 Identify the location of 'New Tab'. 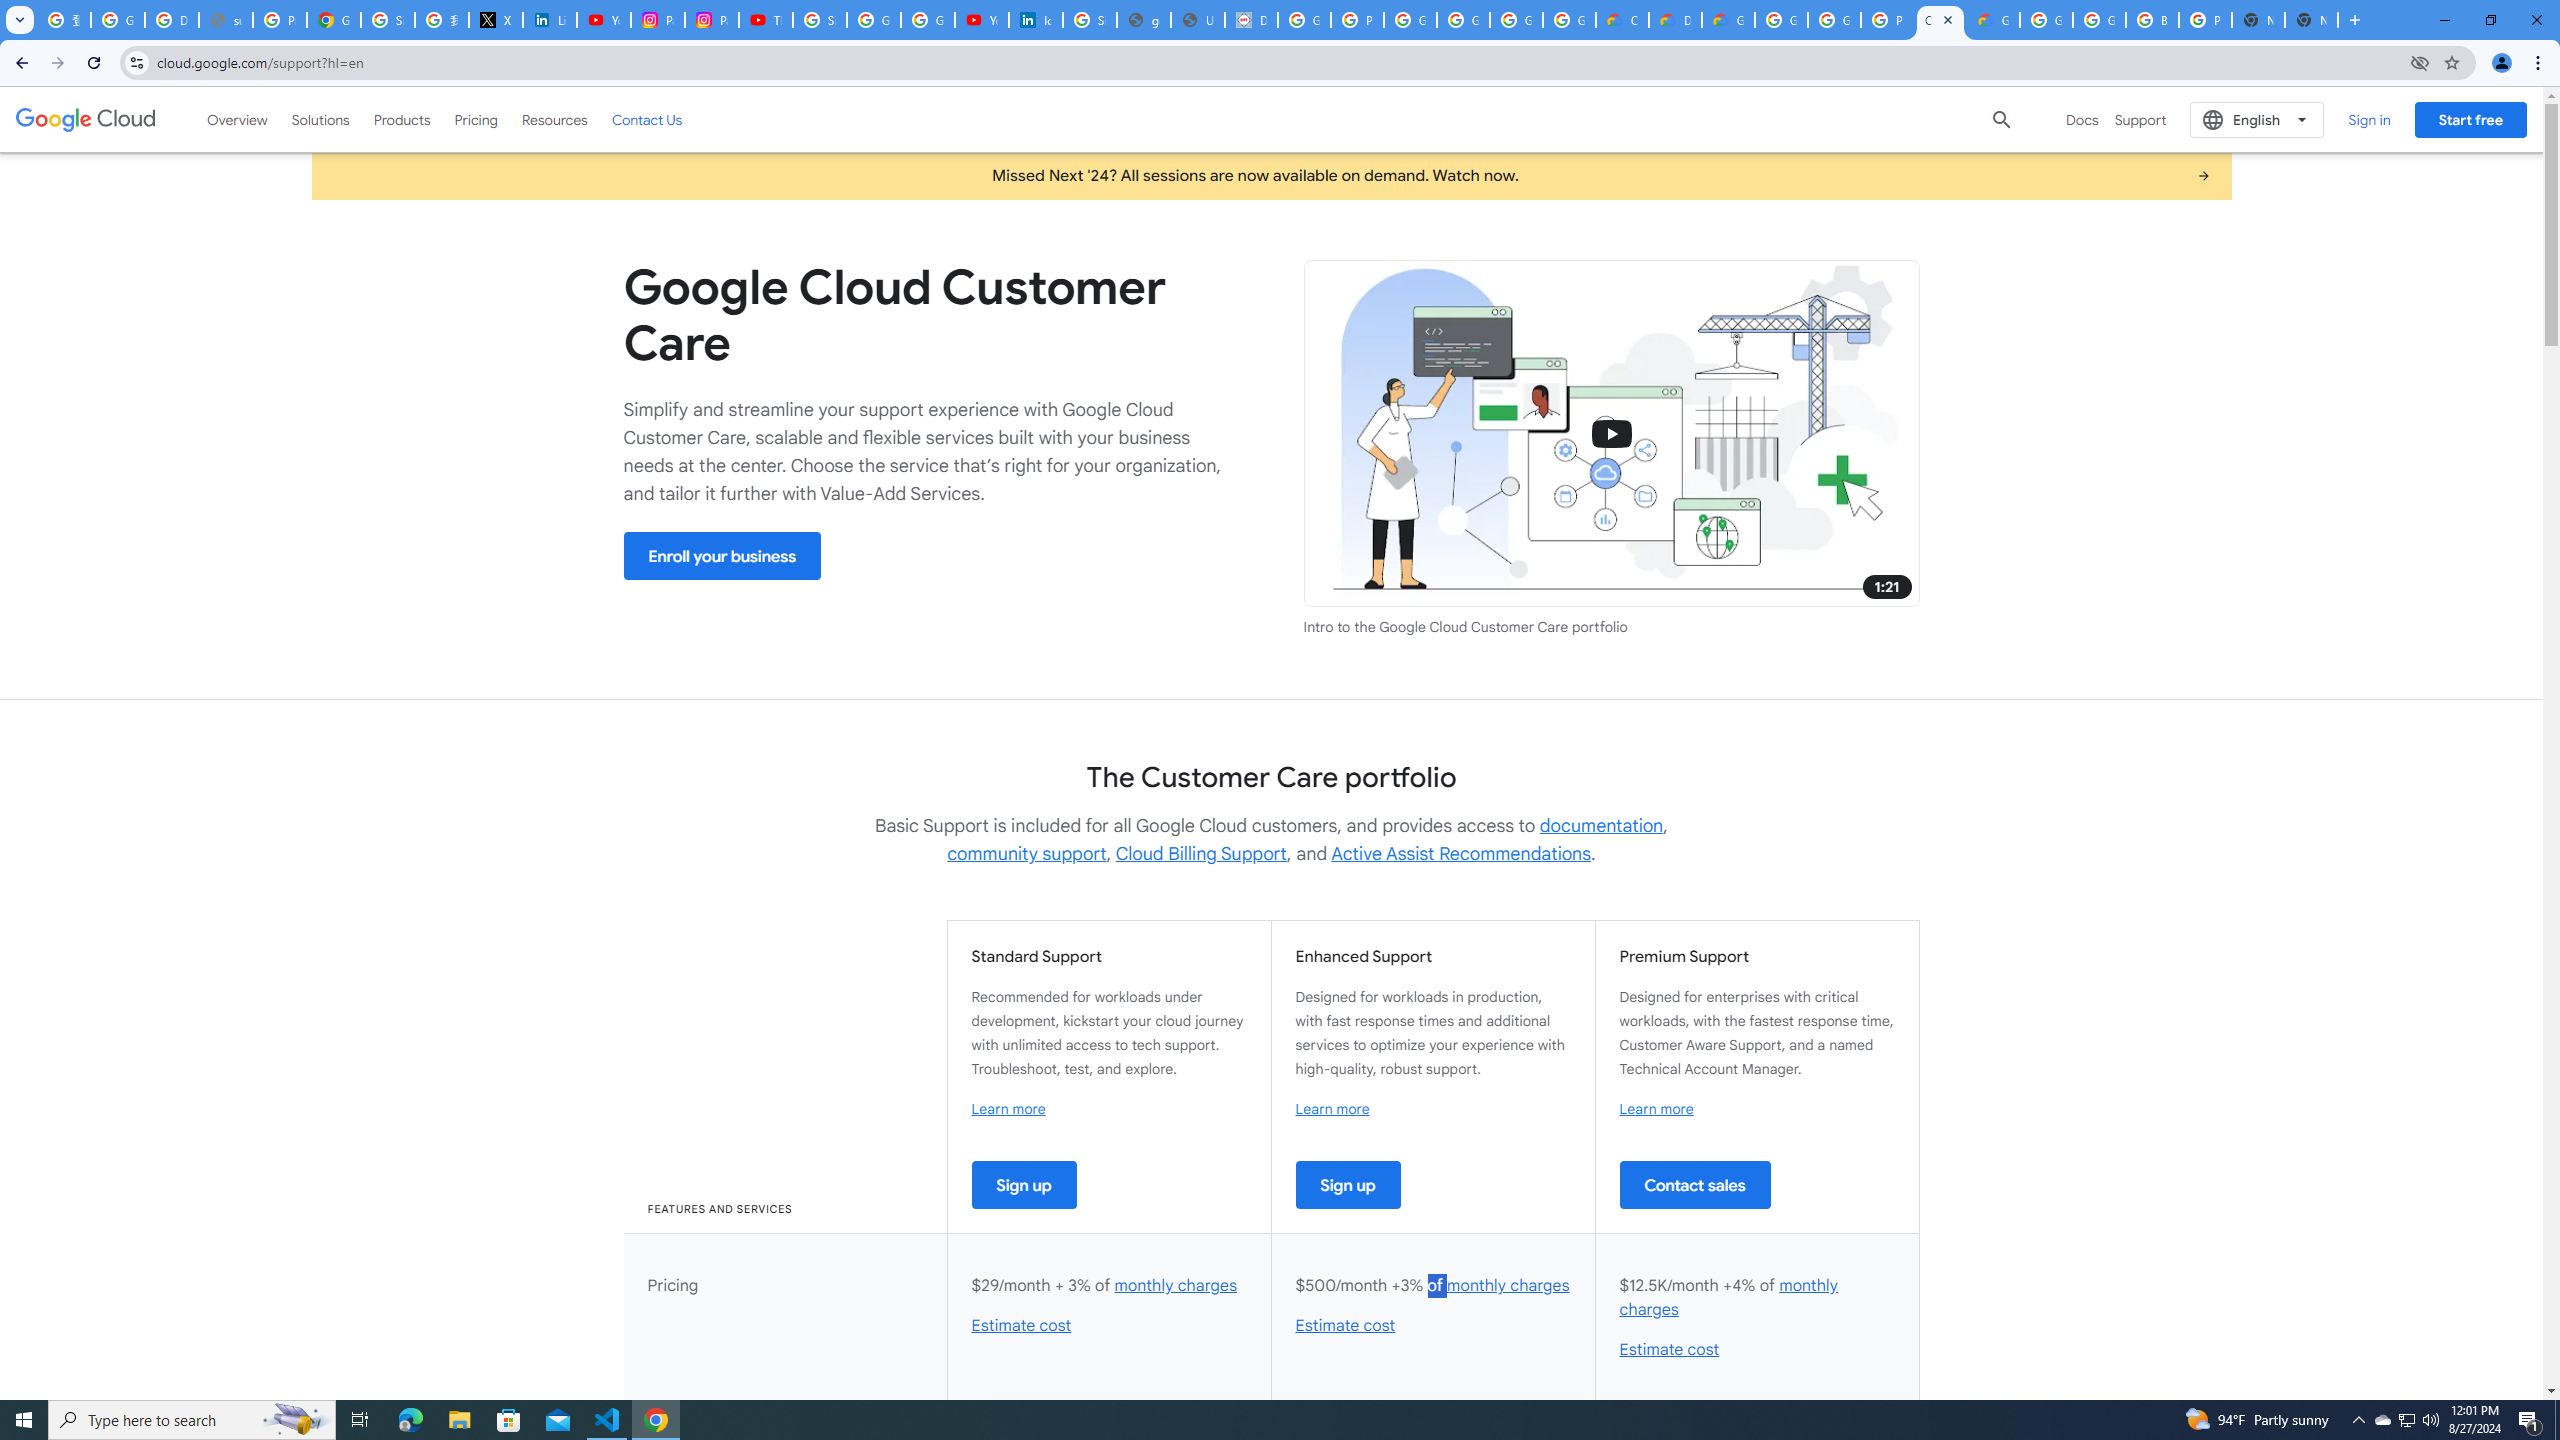
(2311, 19).